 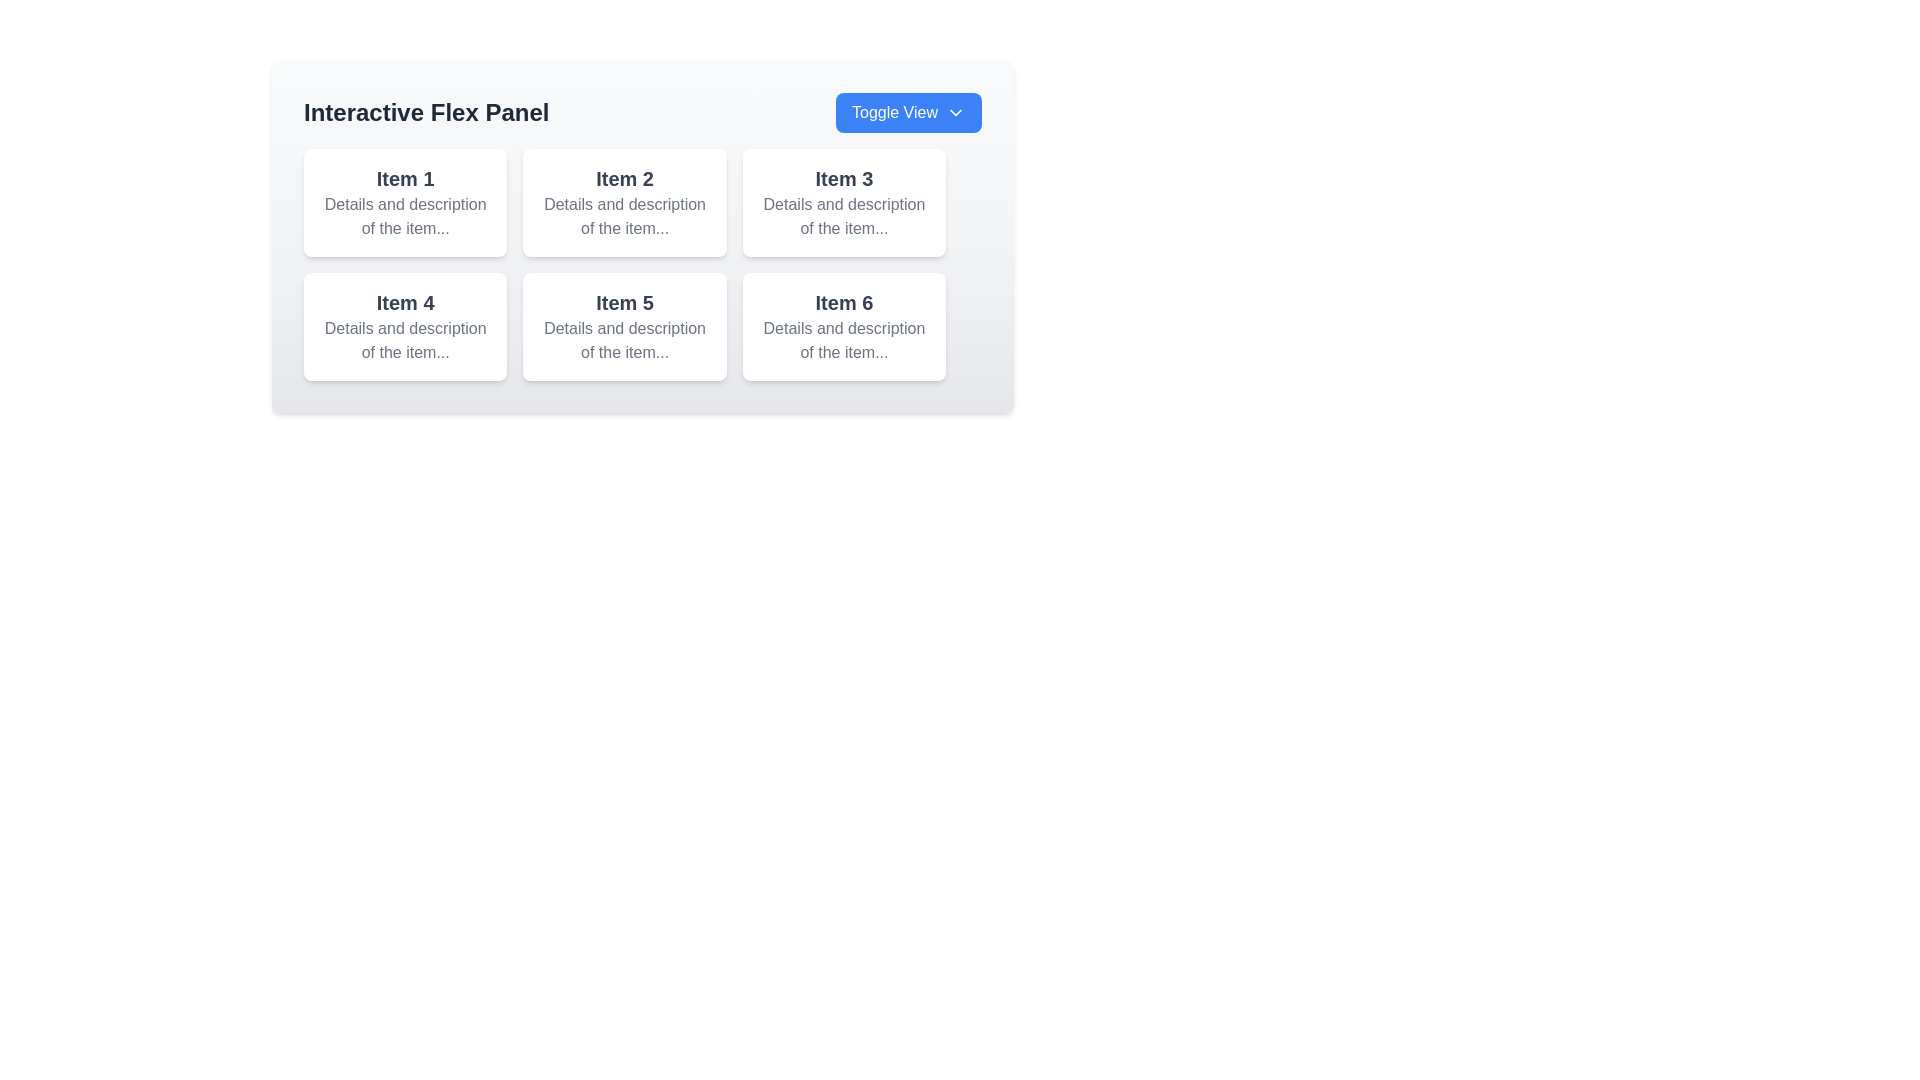 What do you see at coordinates (844, 339) in the screenshot?
I see `the supplemental text field located below the title 'Item 6' in the bottom-right corner of the grid` at bounding box center [844, 339].